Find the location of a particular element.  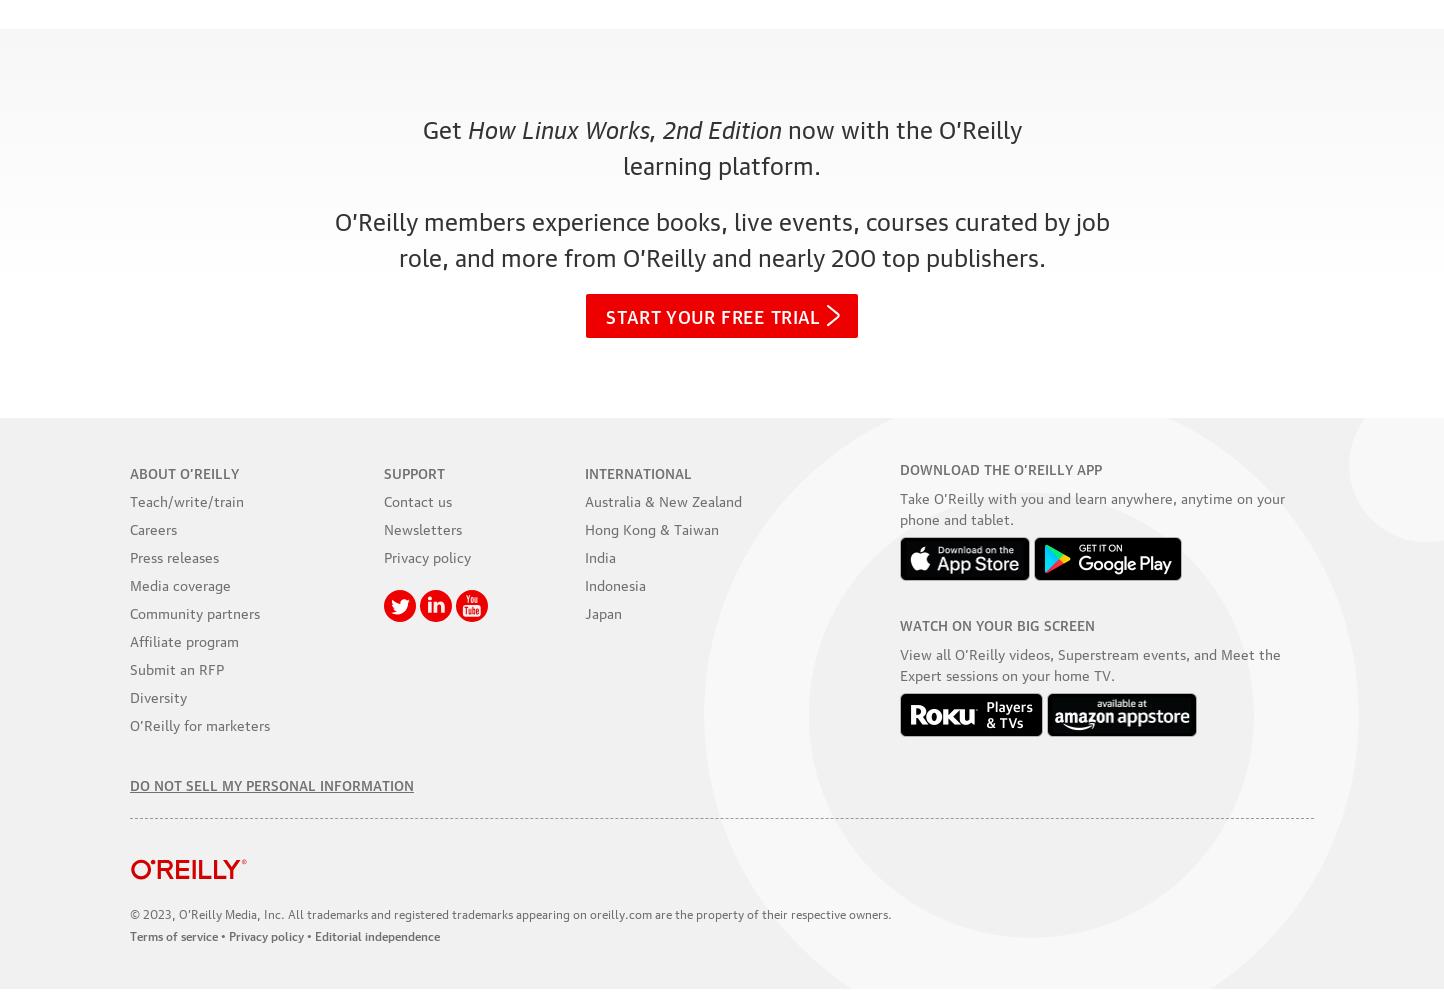

'now with the O’Reilly' is located at coordinates (901, 128).